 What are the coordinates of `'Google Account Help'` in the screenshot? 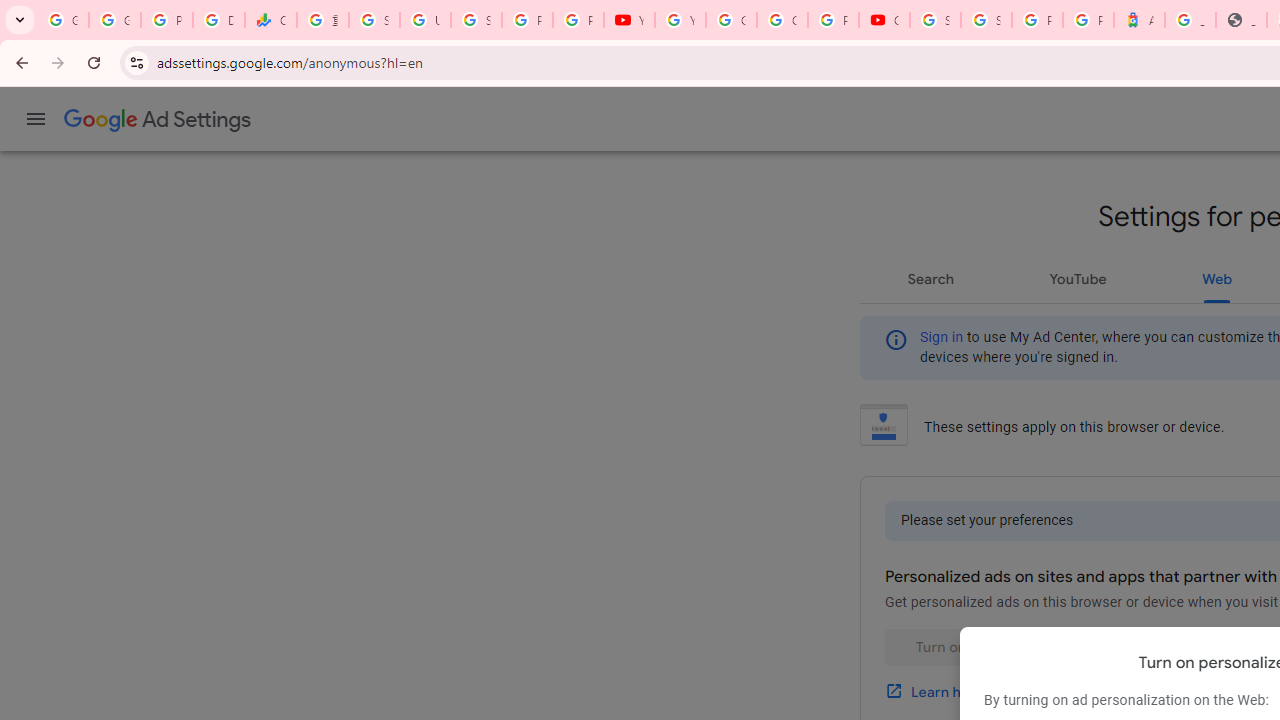 It's located at (730, 20).